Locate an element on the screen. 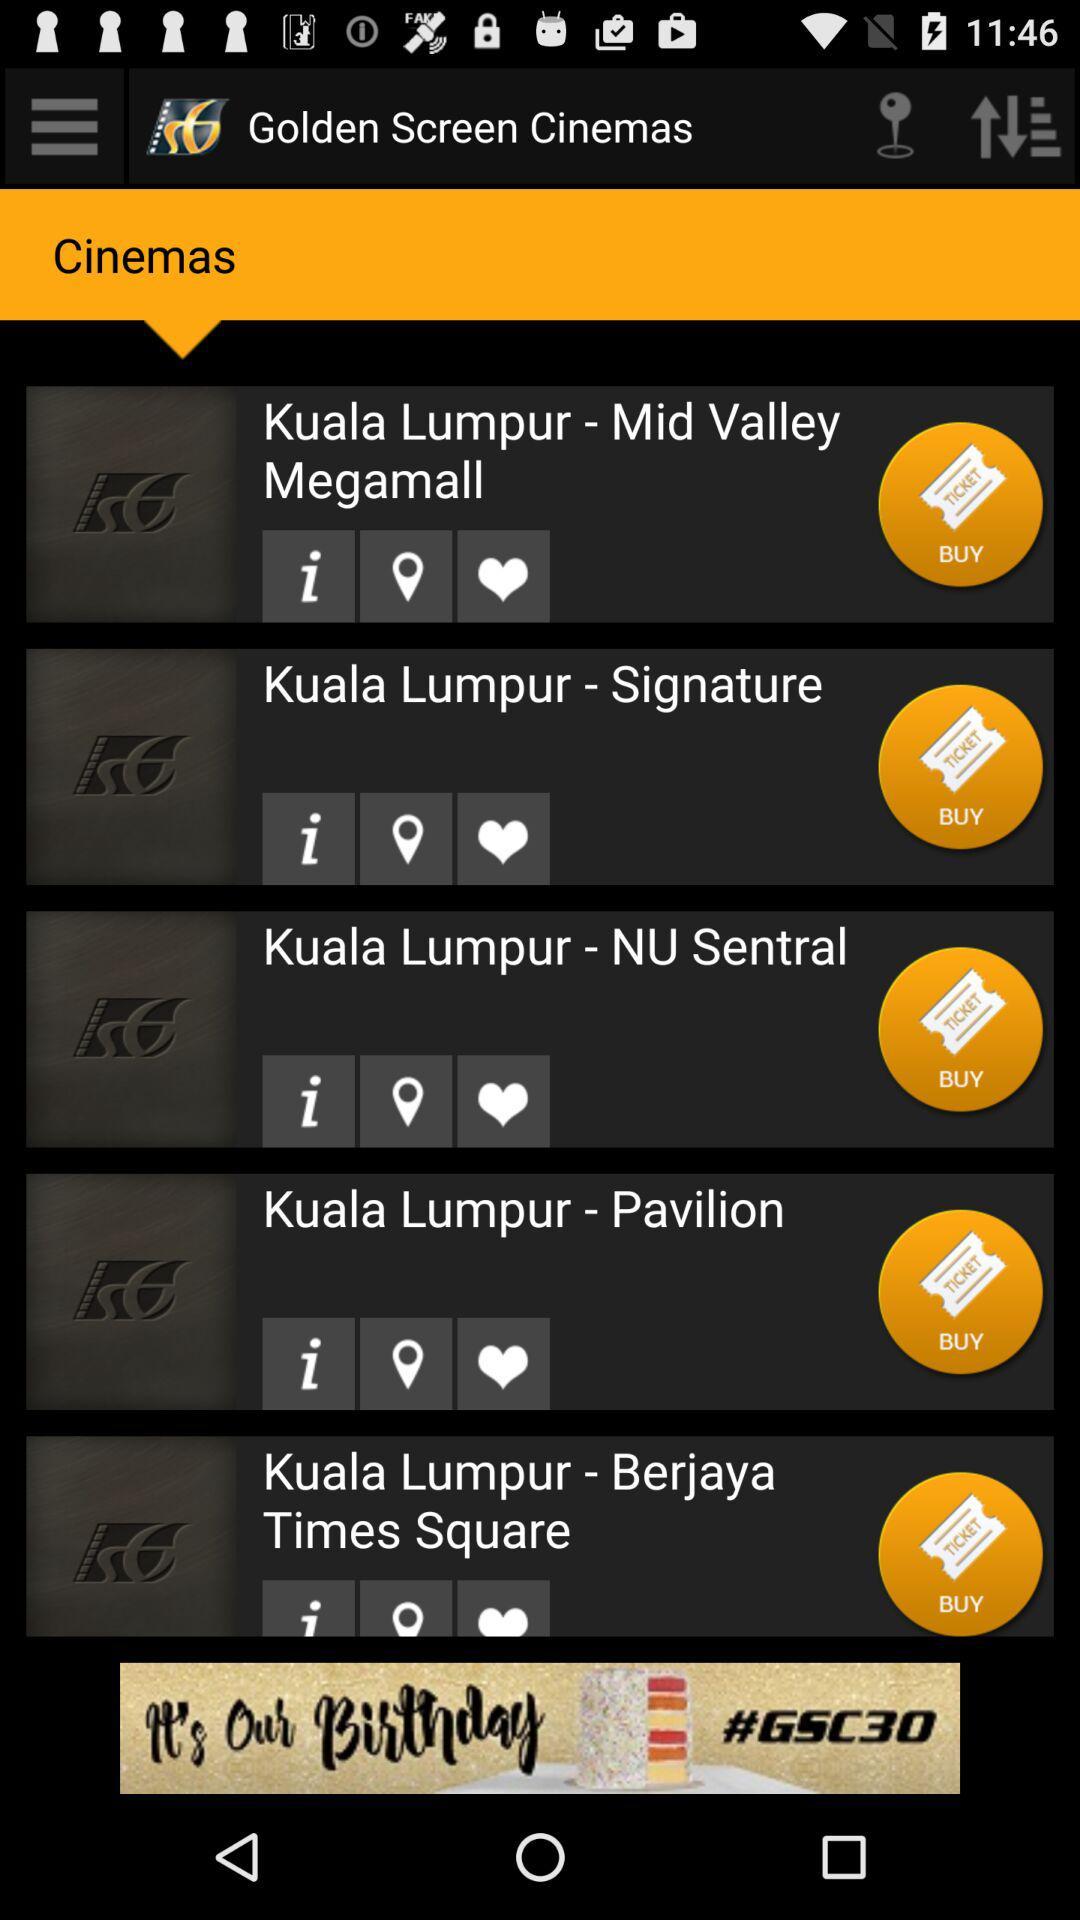  like item is located at coordinates (502, 1608).